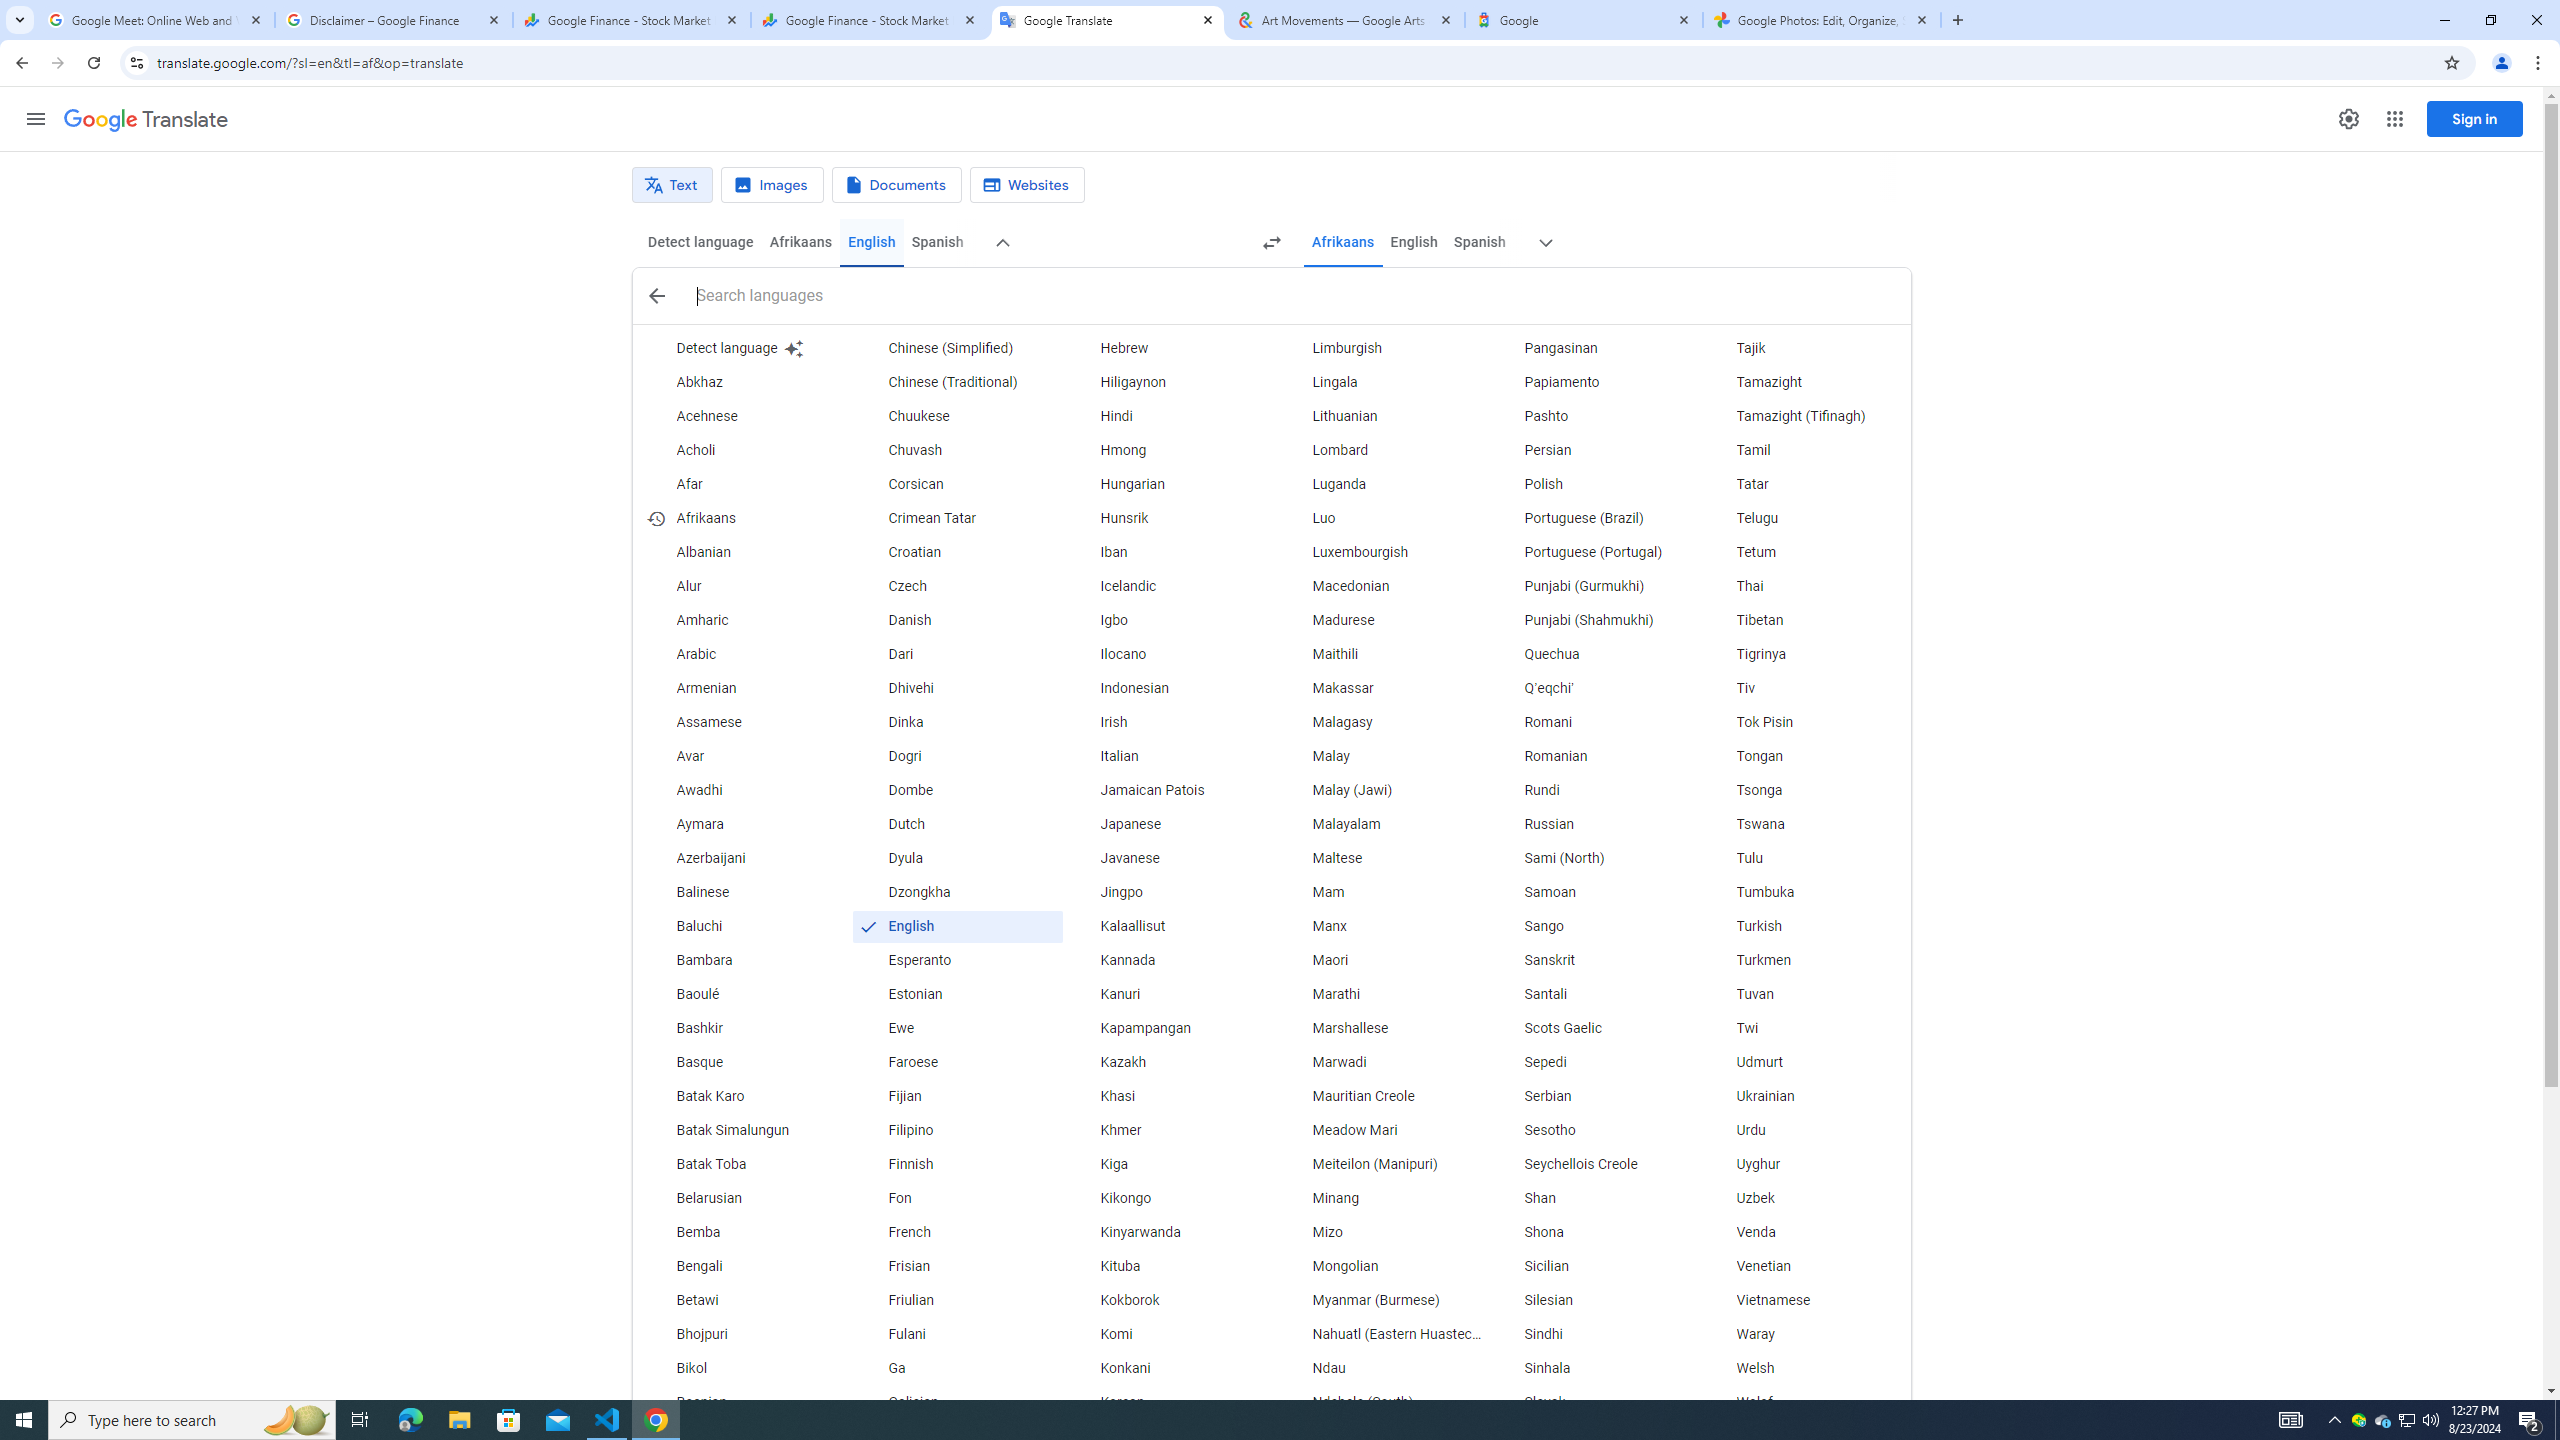 This screenshot has width=2560, height=1440. What do you see at coordinates (1803, 518) in the screenshot?
I see `'Telugu'` at bounding box center [1803, 518].